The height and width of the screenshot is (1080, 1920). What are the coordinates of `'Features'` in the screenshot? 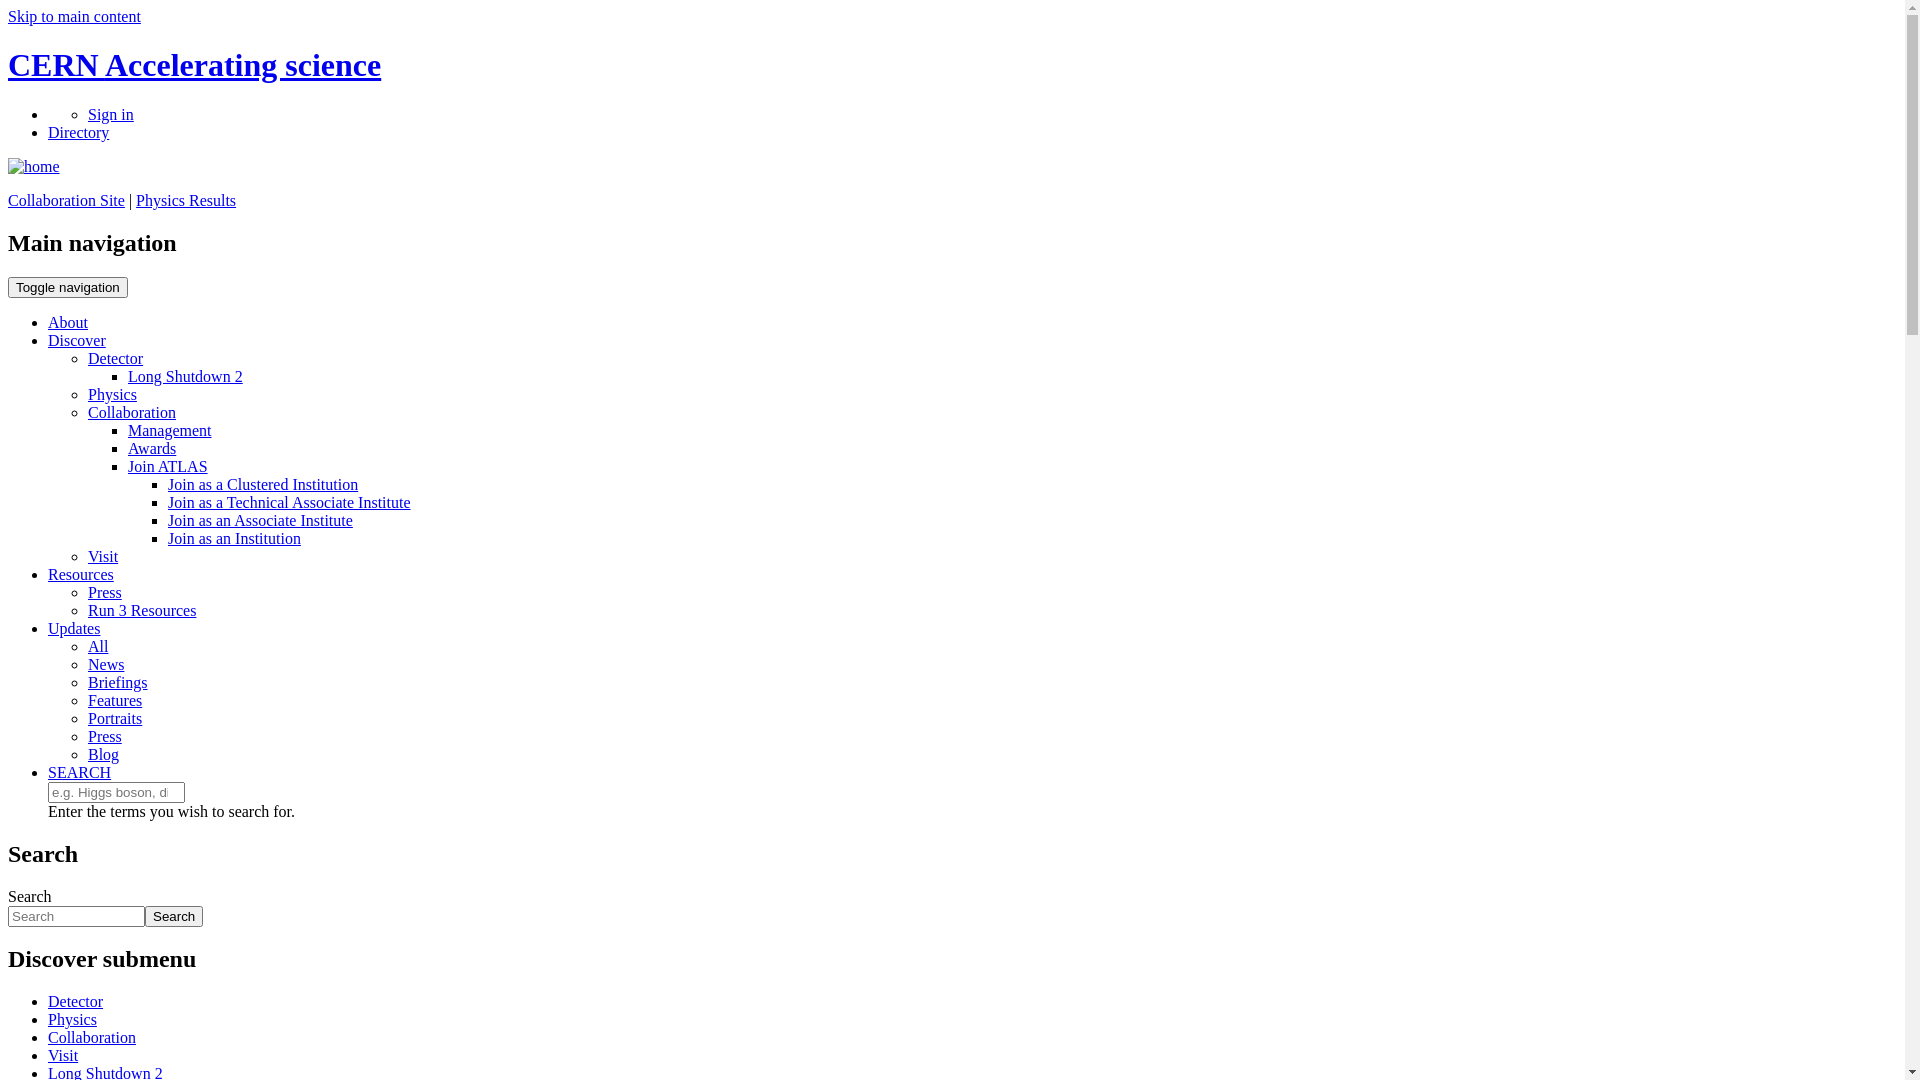 It's located at (86, 699).